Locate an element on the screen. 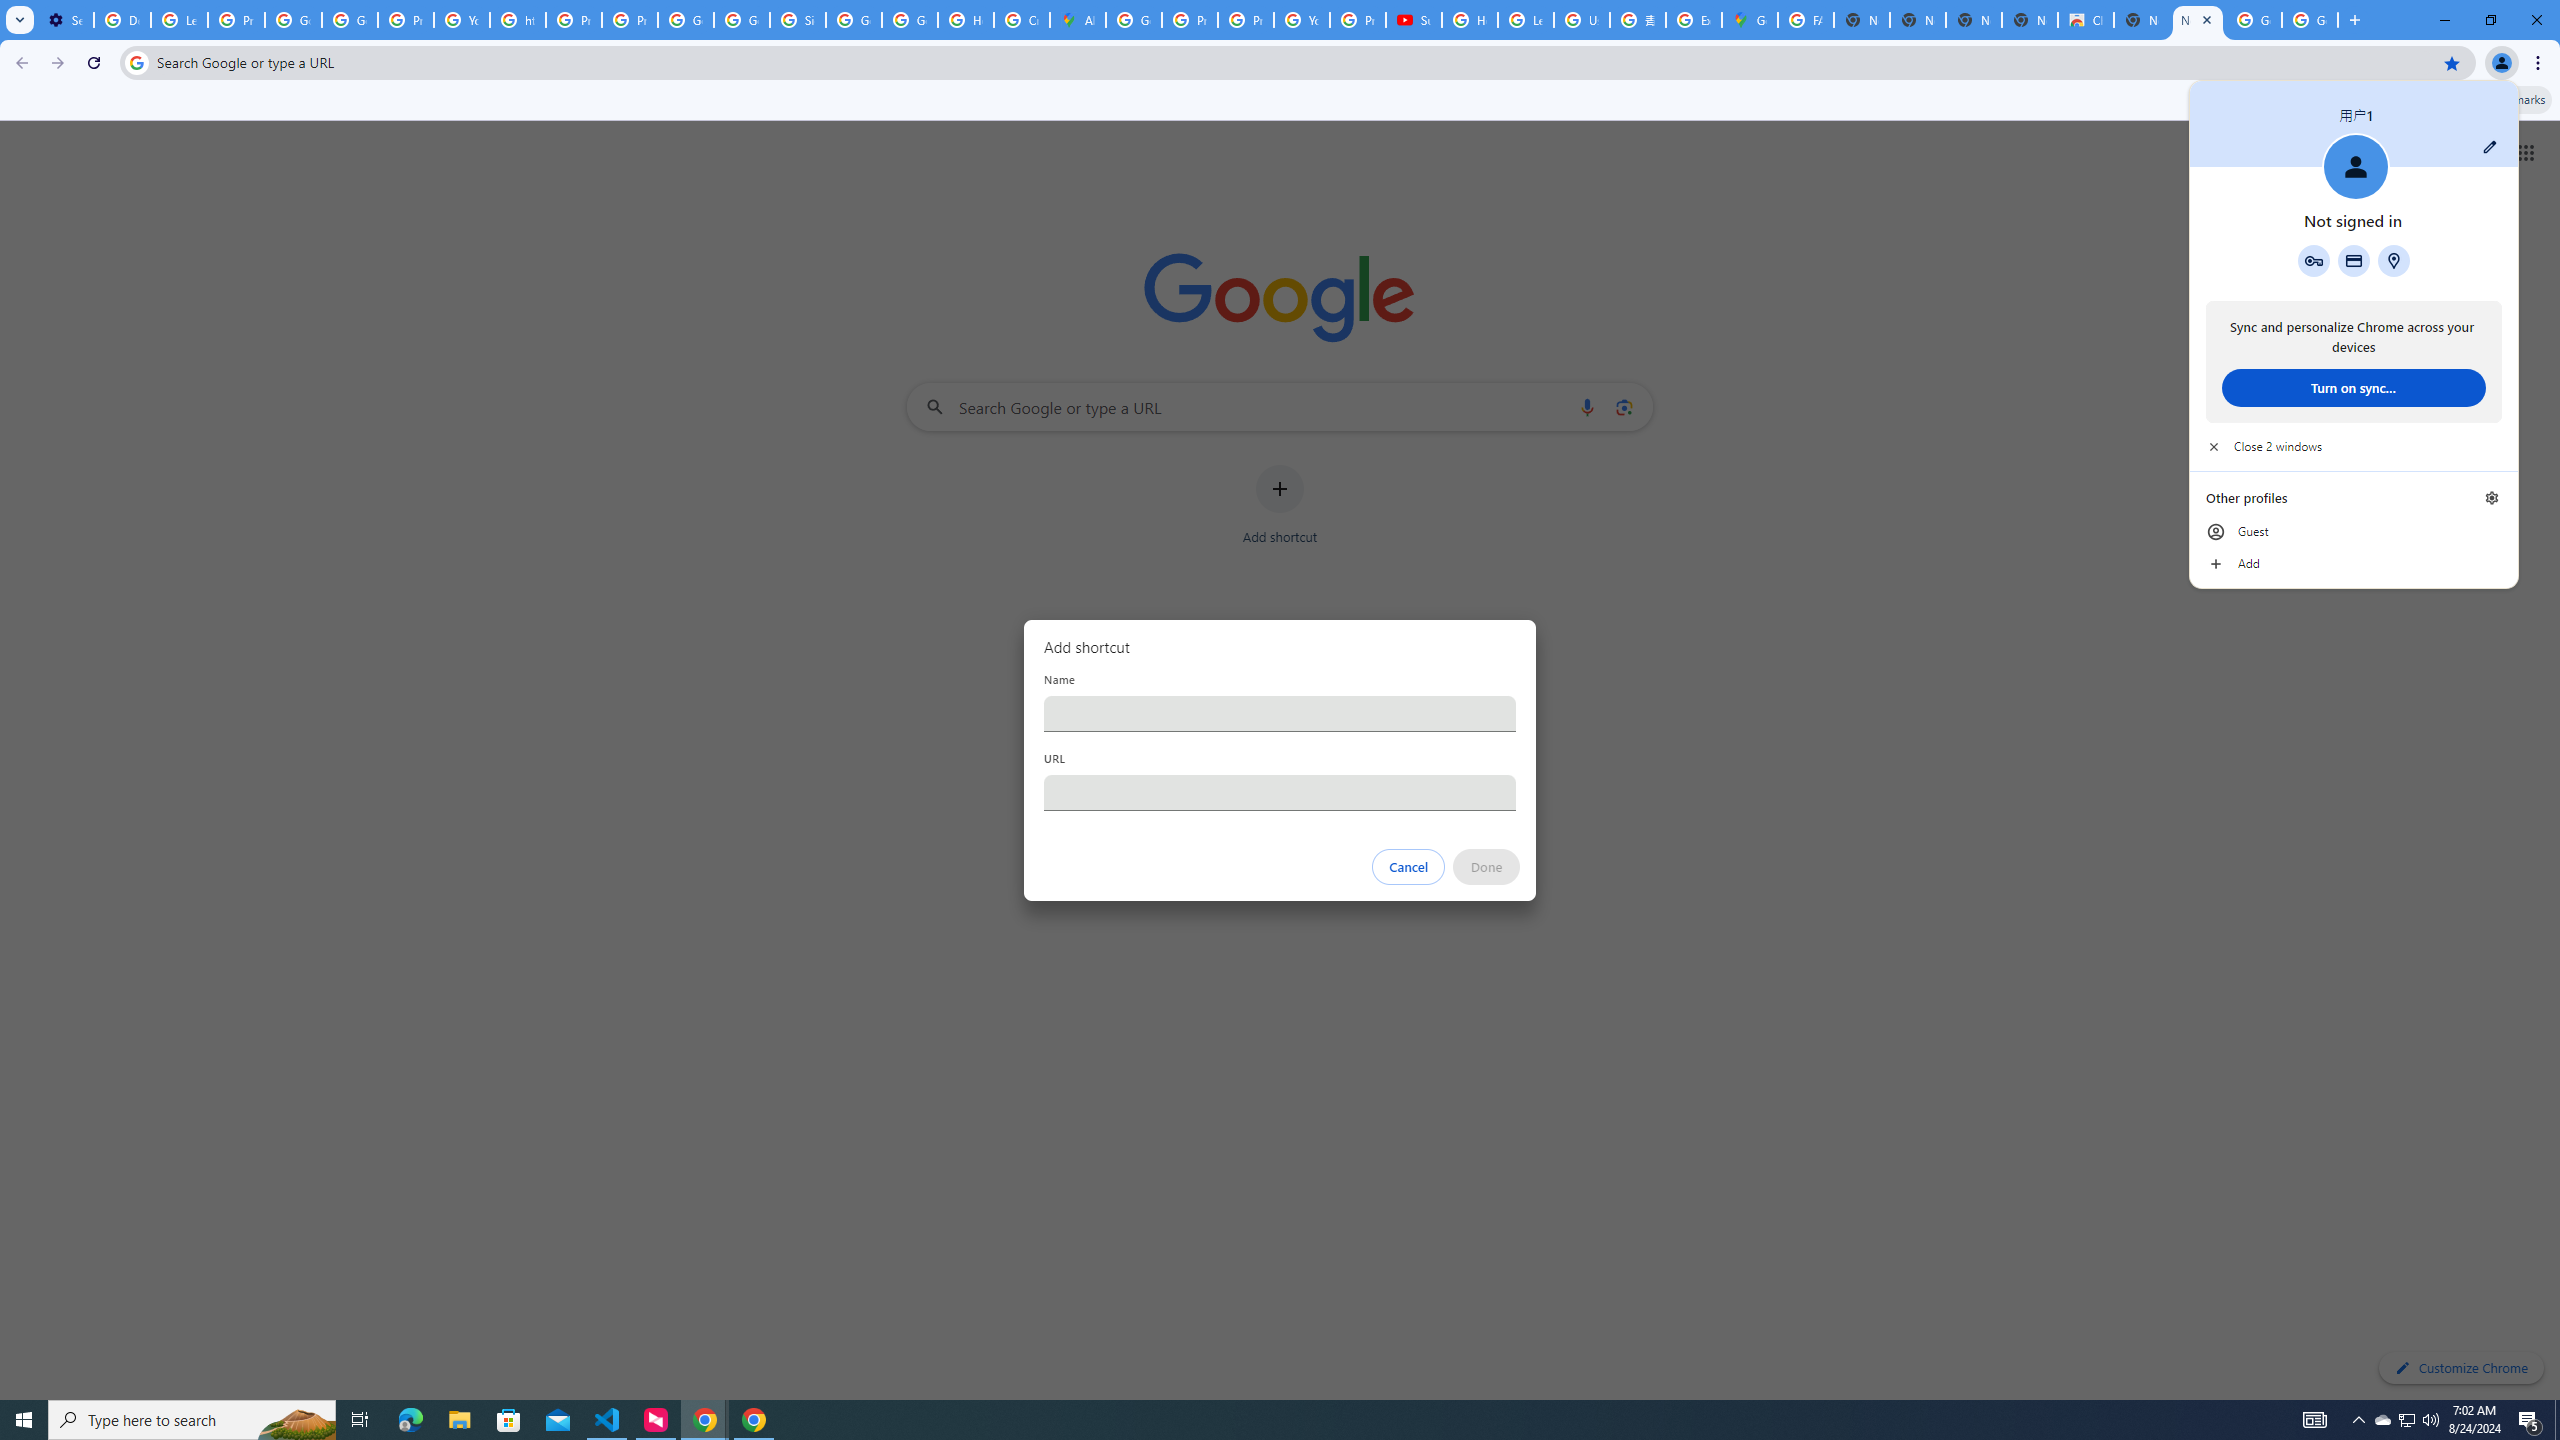 This screenshot has width=2560, height=1440. 'AutomationID: 4105' is located at coordinates (2315, 1418).